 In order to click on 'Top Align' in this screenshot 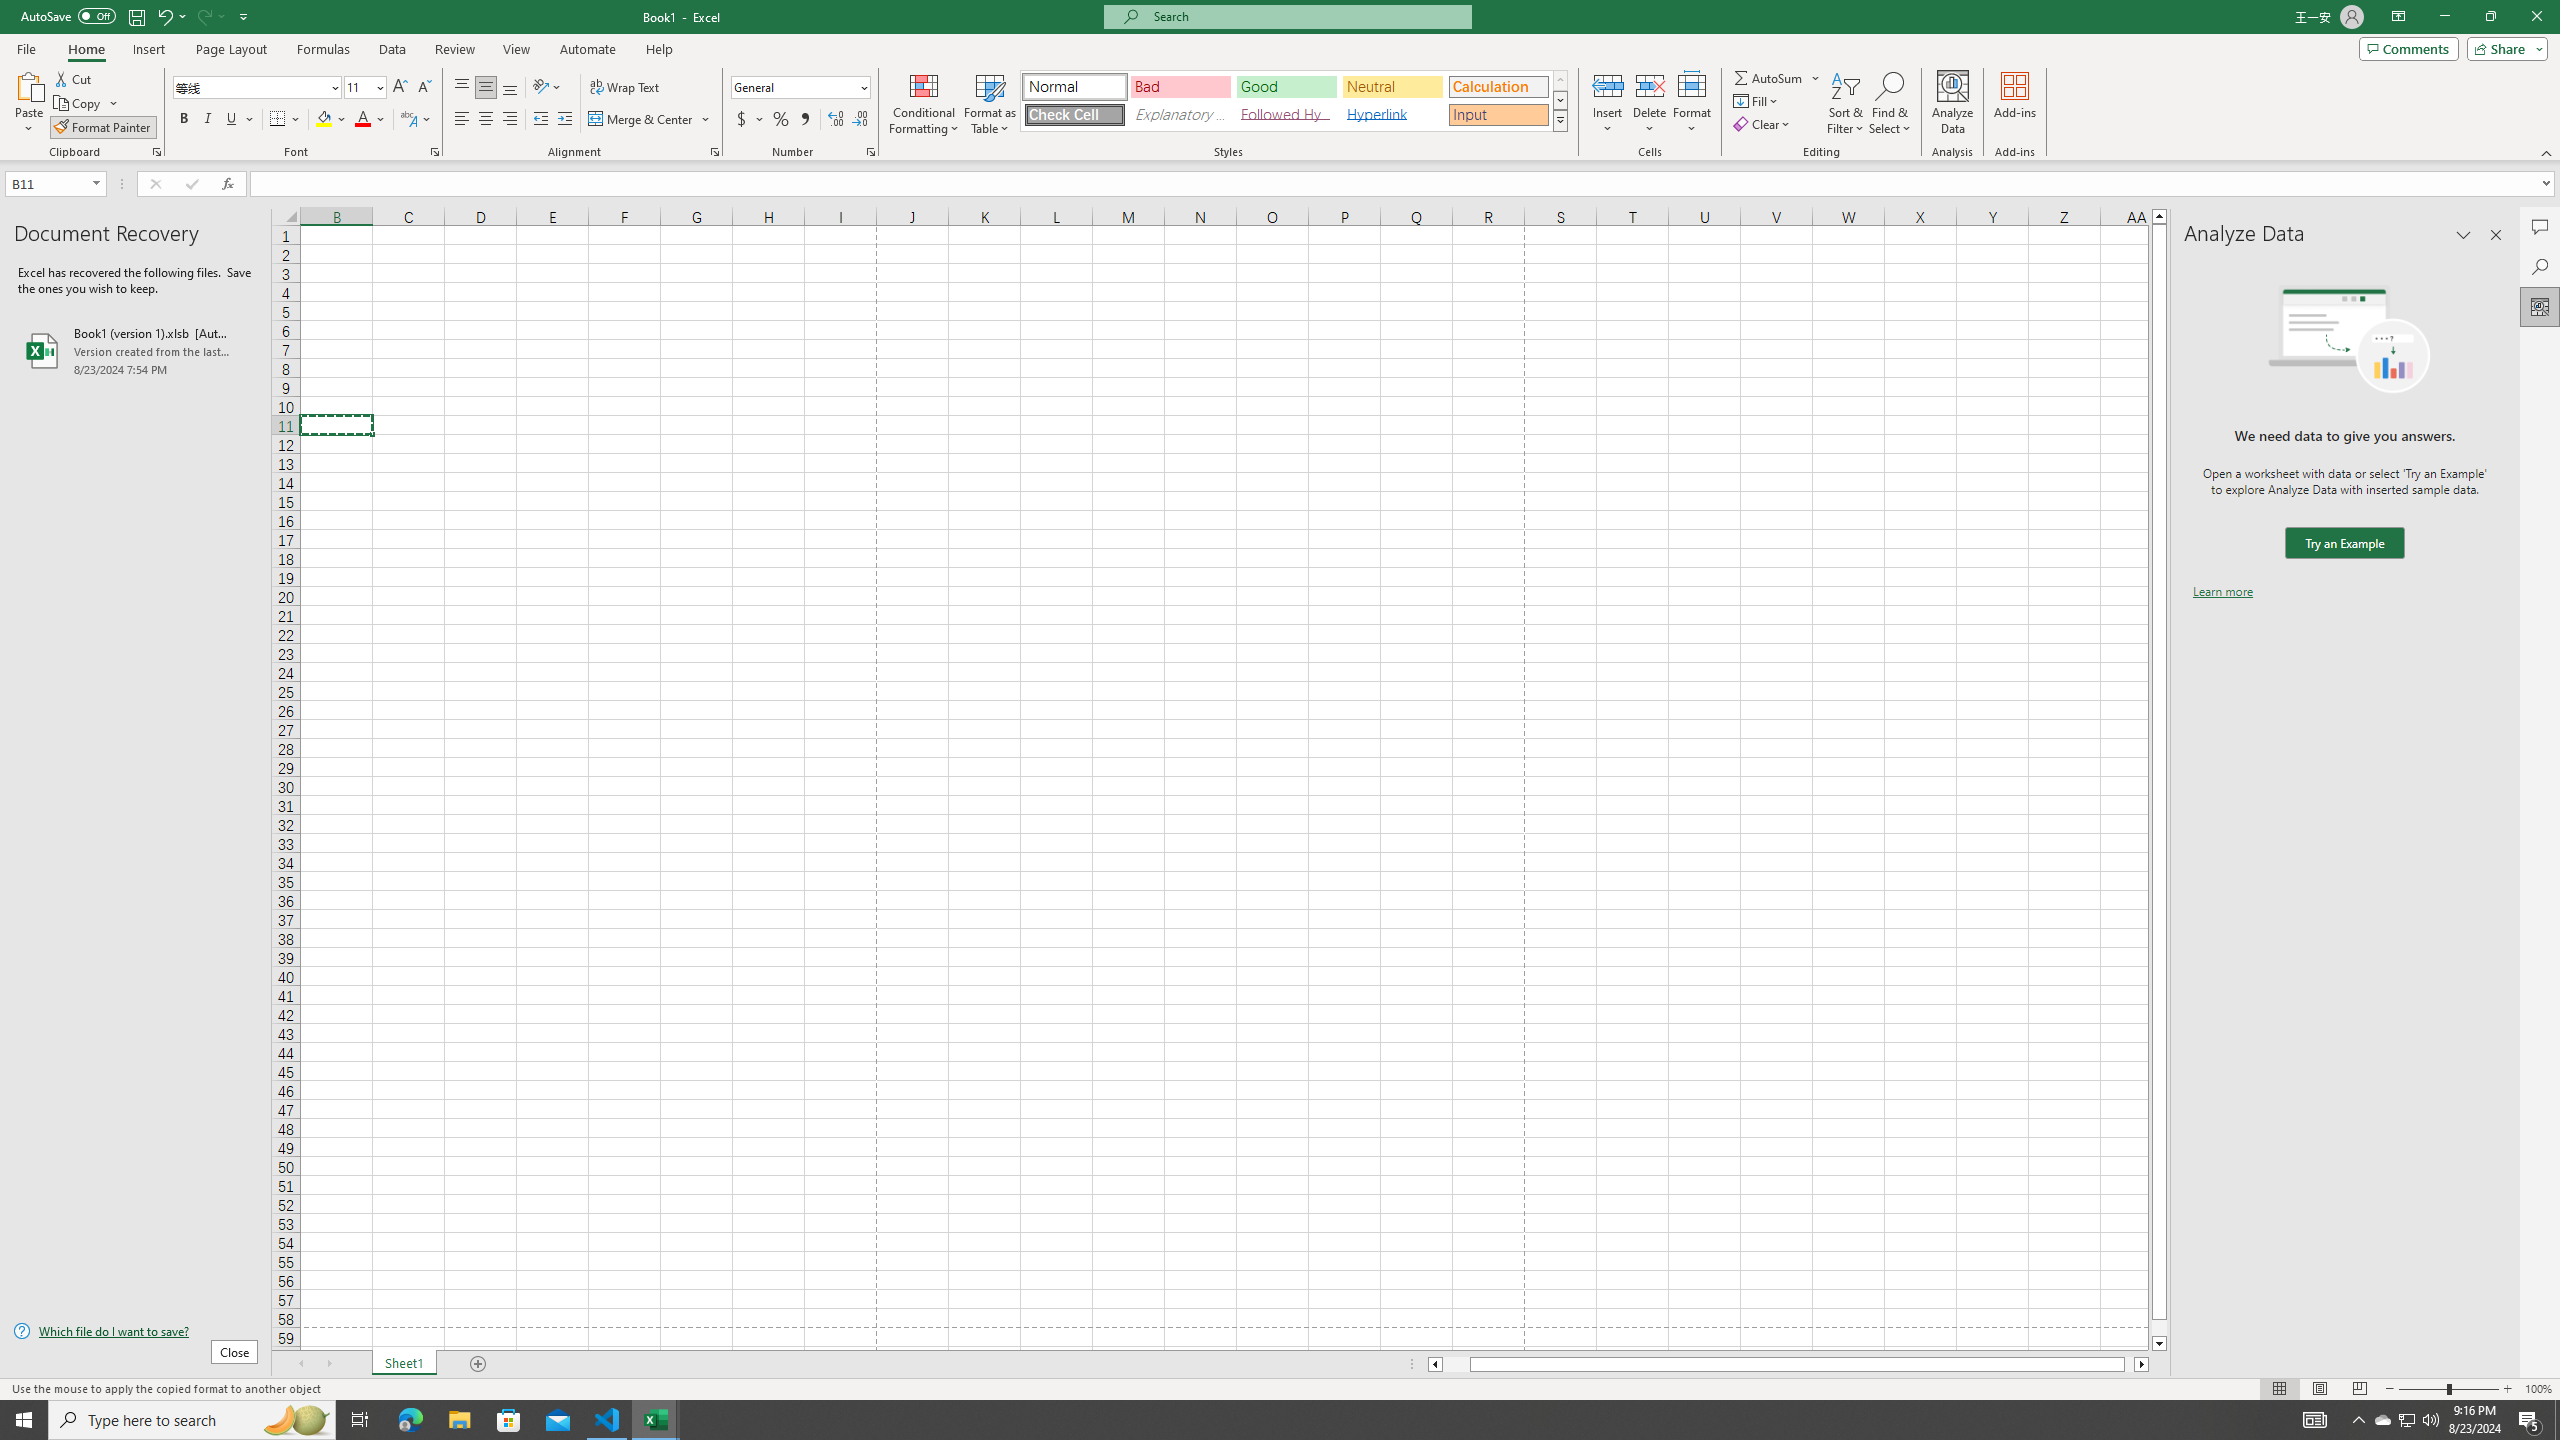, I will do `click(461, 87)`.